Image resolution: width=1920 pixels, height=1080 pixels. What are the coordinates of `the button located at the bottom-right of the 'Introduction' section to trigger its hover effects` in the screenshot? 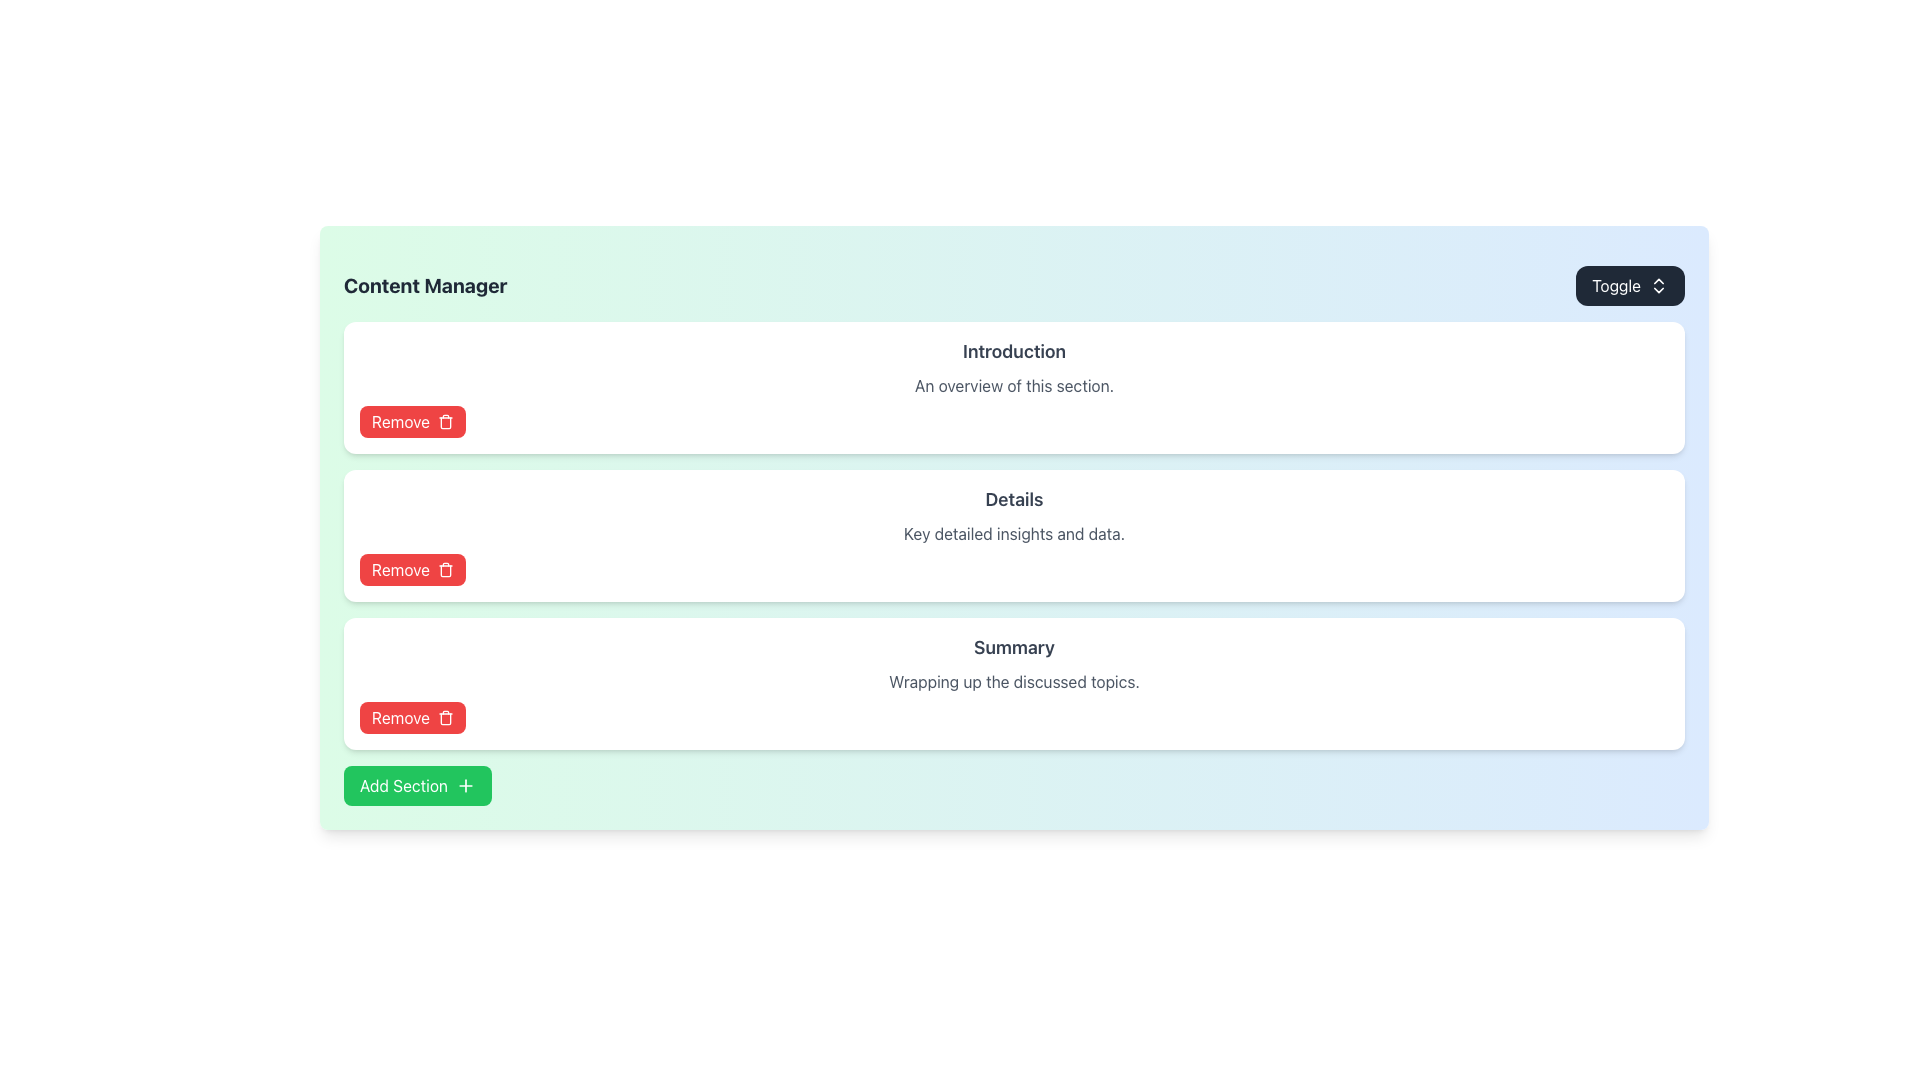 It's located at (411, 420).